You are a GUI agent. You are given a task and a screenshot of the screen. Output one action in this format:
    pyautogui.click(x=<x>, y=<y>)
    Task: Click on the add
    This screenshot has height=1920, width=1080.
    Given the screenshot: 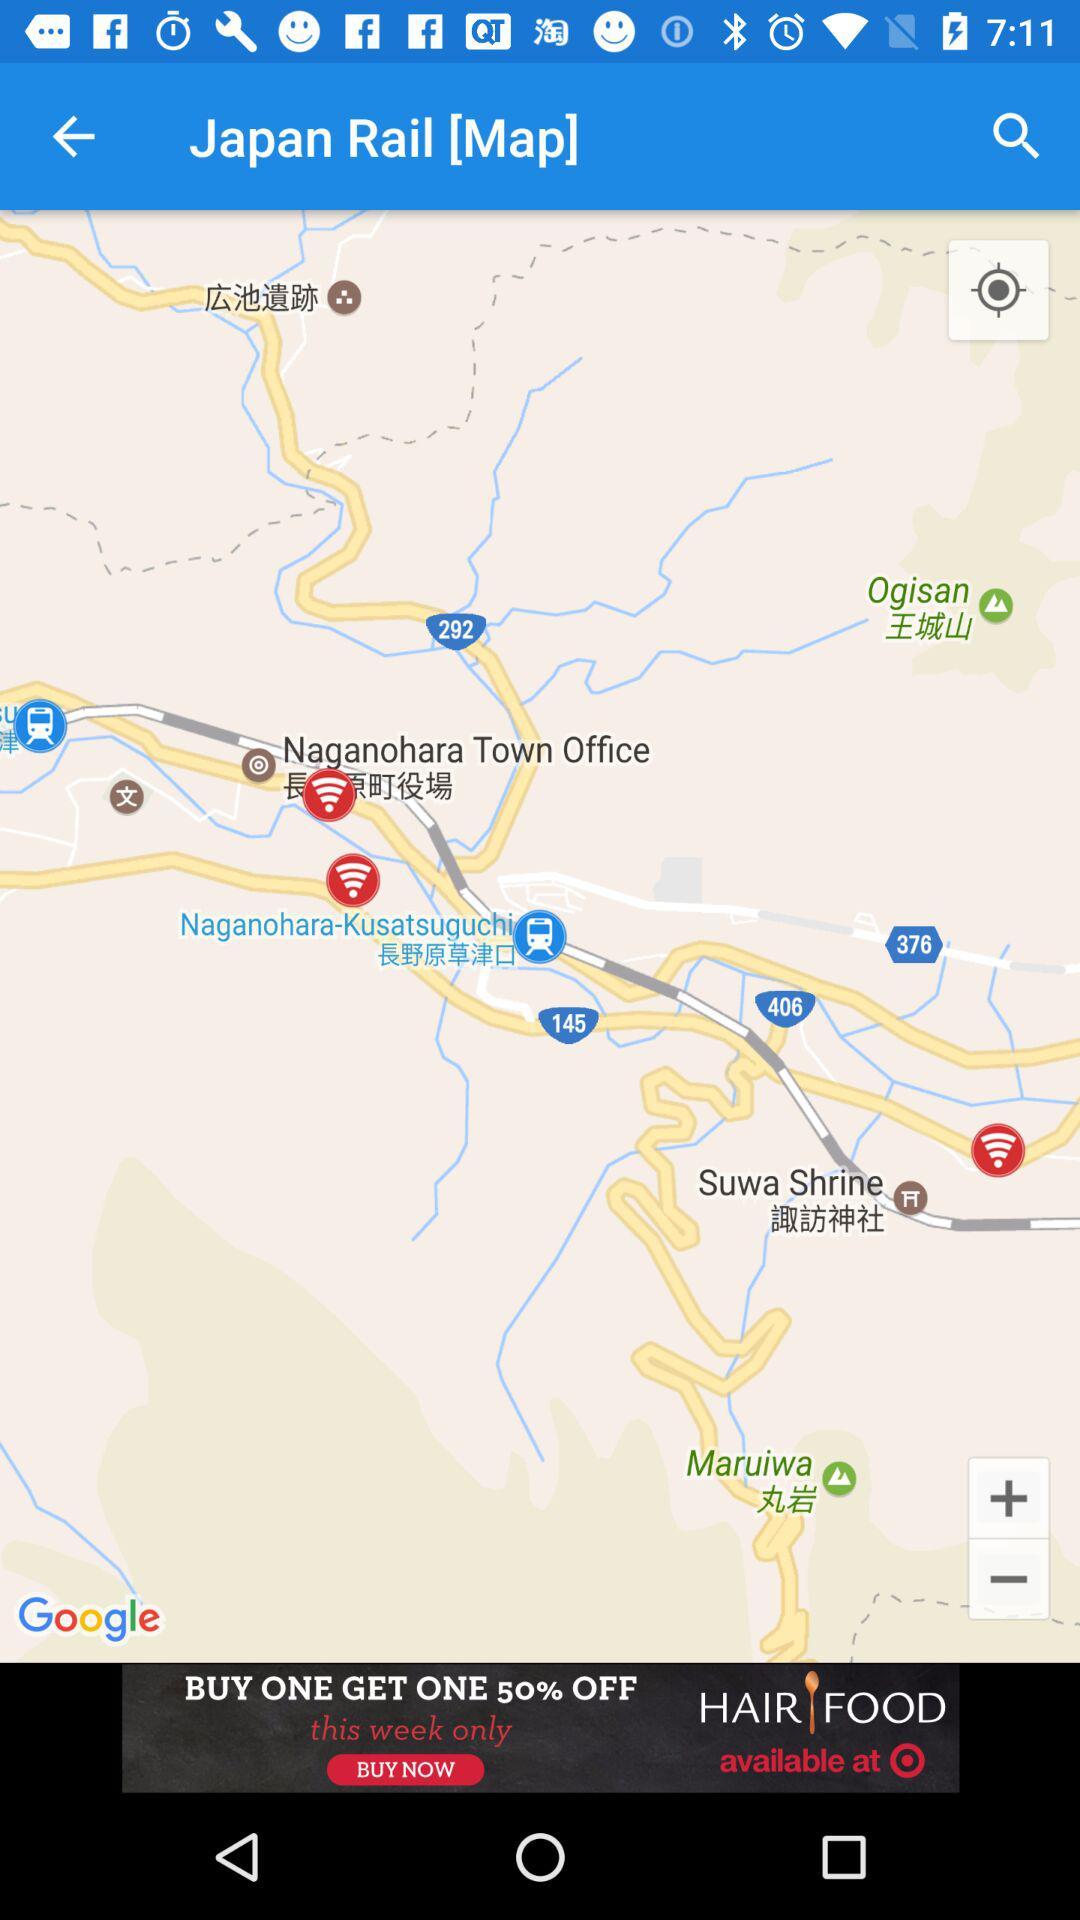 What is the action you would take?
    pyautogui.click(x=1008, y=1497)
    